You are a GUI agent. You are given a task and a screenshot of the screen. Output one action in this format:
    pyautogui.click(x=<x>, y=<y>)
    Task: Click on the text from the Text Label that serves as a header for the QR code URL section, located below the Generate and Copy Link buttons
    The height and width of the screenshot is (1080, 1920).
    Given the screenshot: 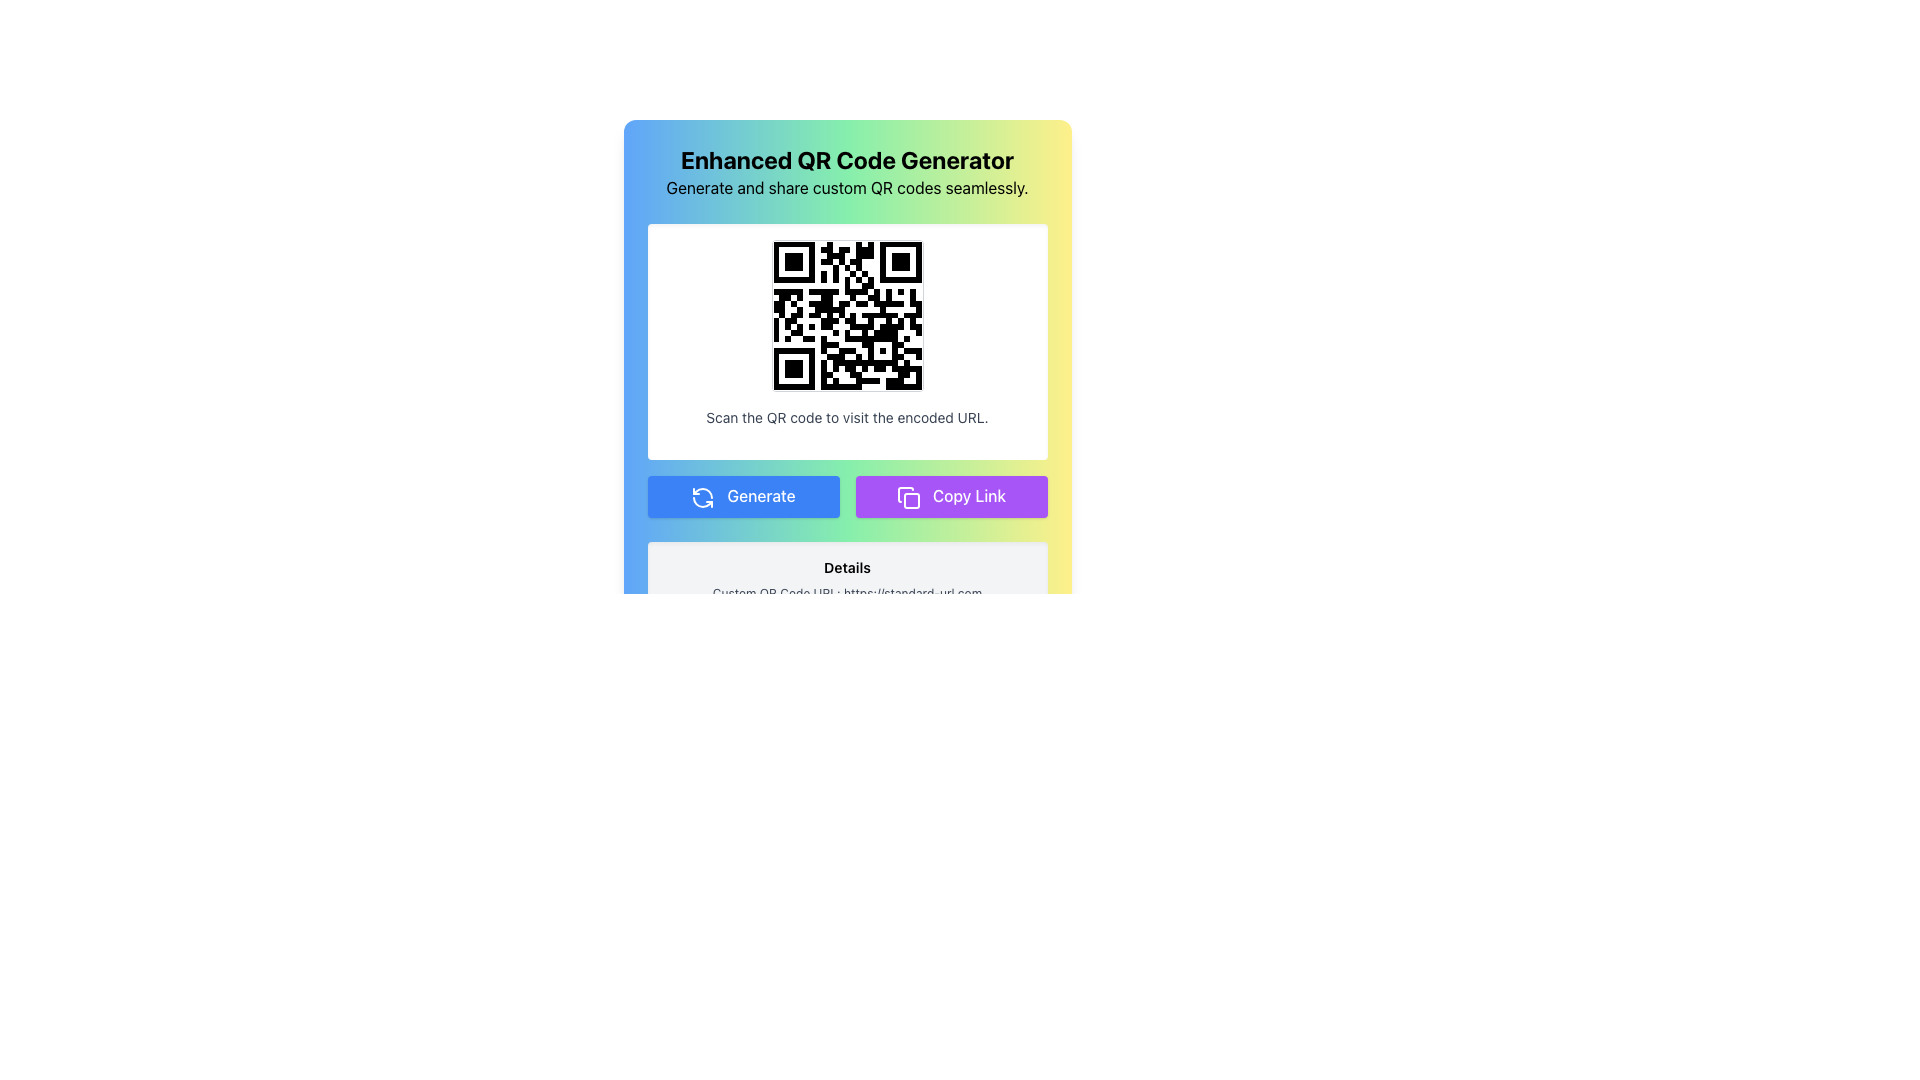 What is the action you would take?
    pyautogui.click(x=847, y=567)
    